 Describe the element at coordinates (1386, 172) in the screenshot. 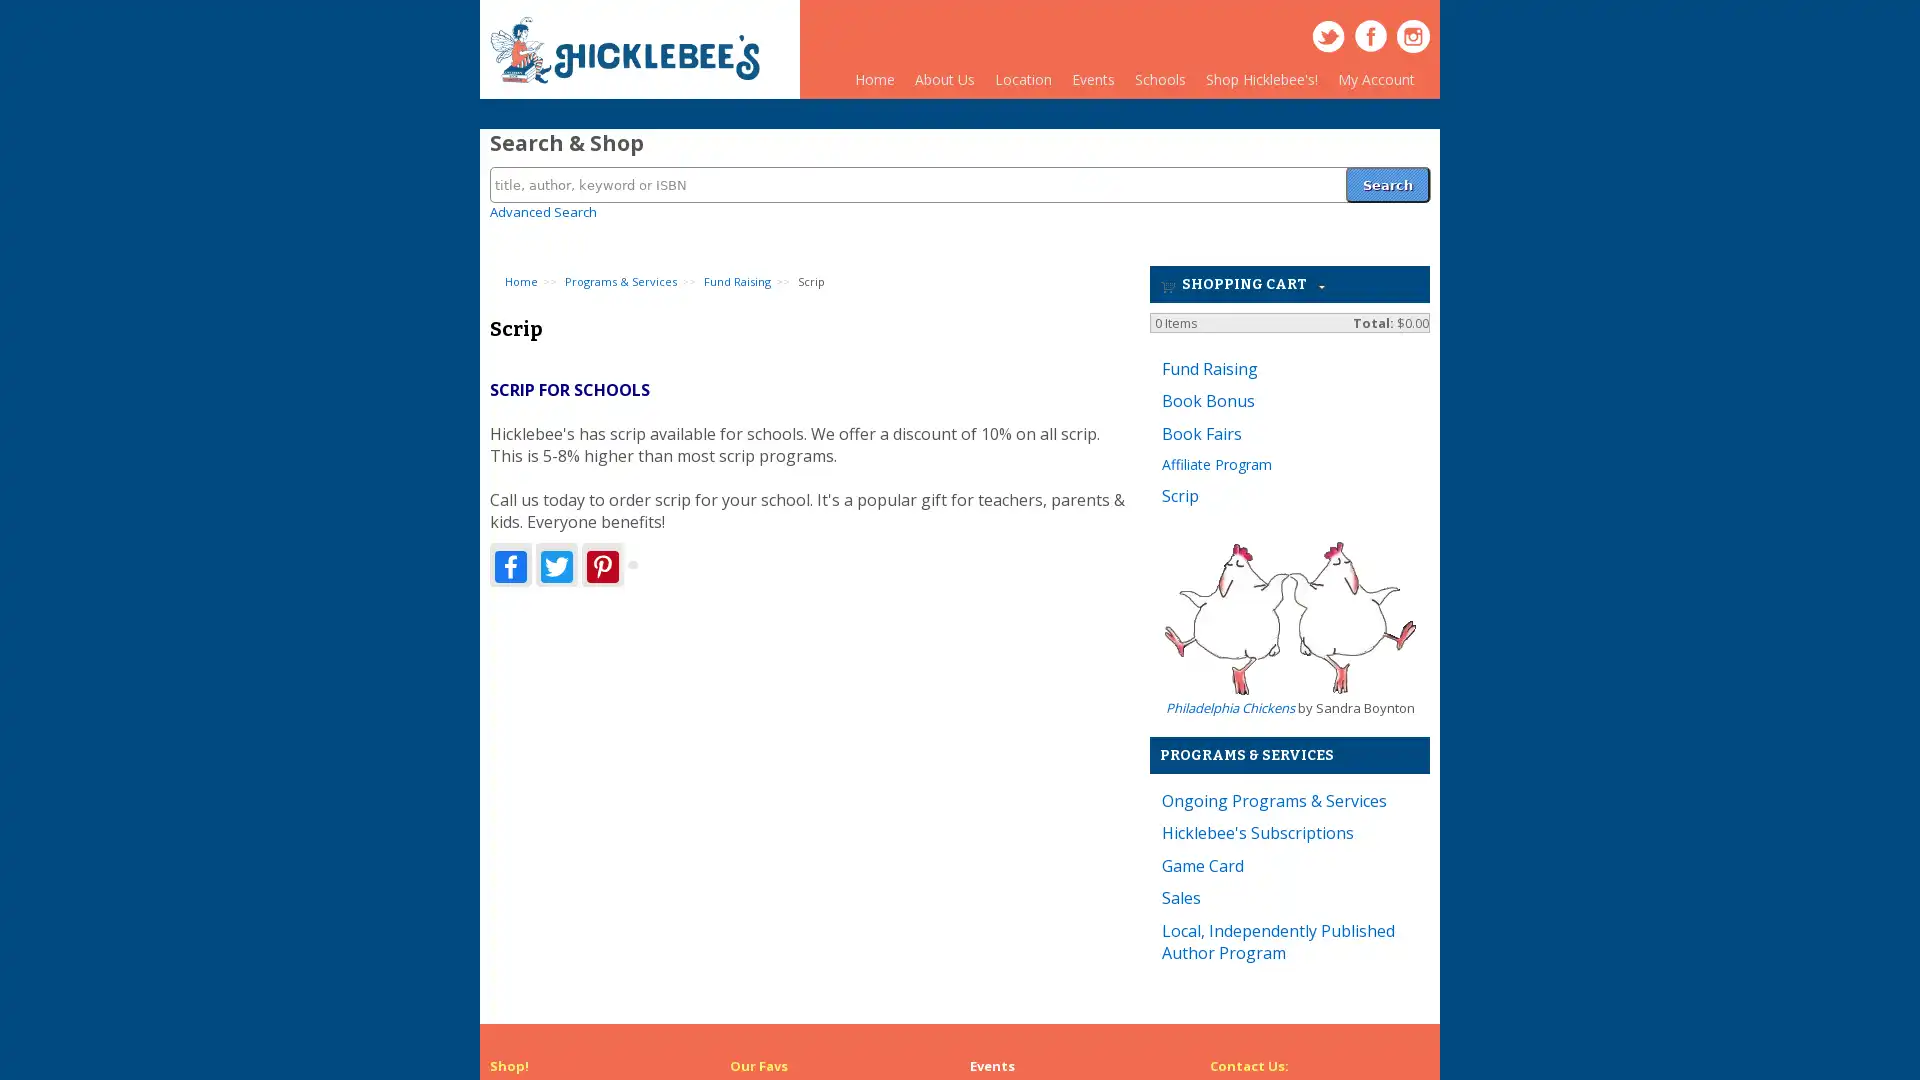

I see `Search` at that location.